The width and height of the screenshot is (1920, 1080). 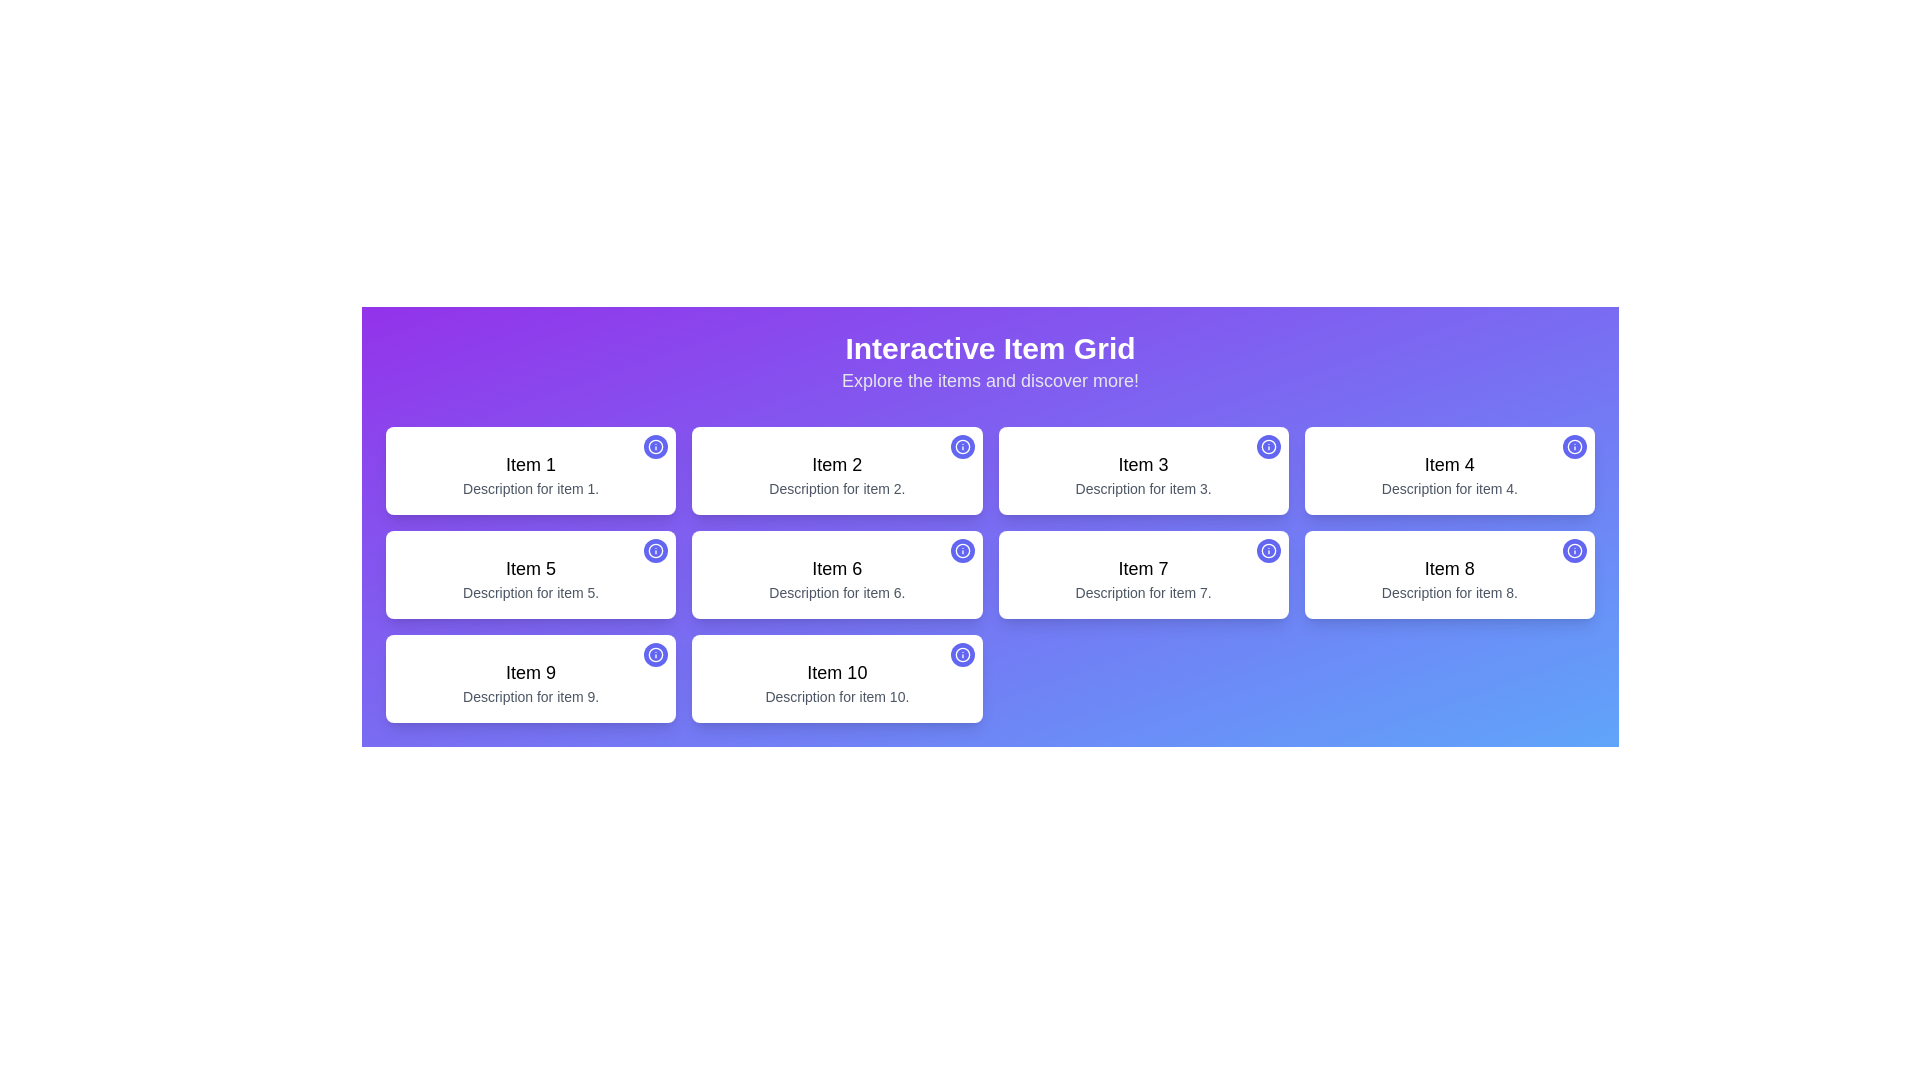 I want to click on the styling of the blue circular SVG element with a stroke width of 2px and a radius of 10 units, located at the top-right corner of the 'Item 1' card, so click(x=656, y=446).